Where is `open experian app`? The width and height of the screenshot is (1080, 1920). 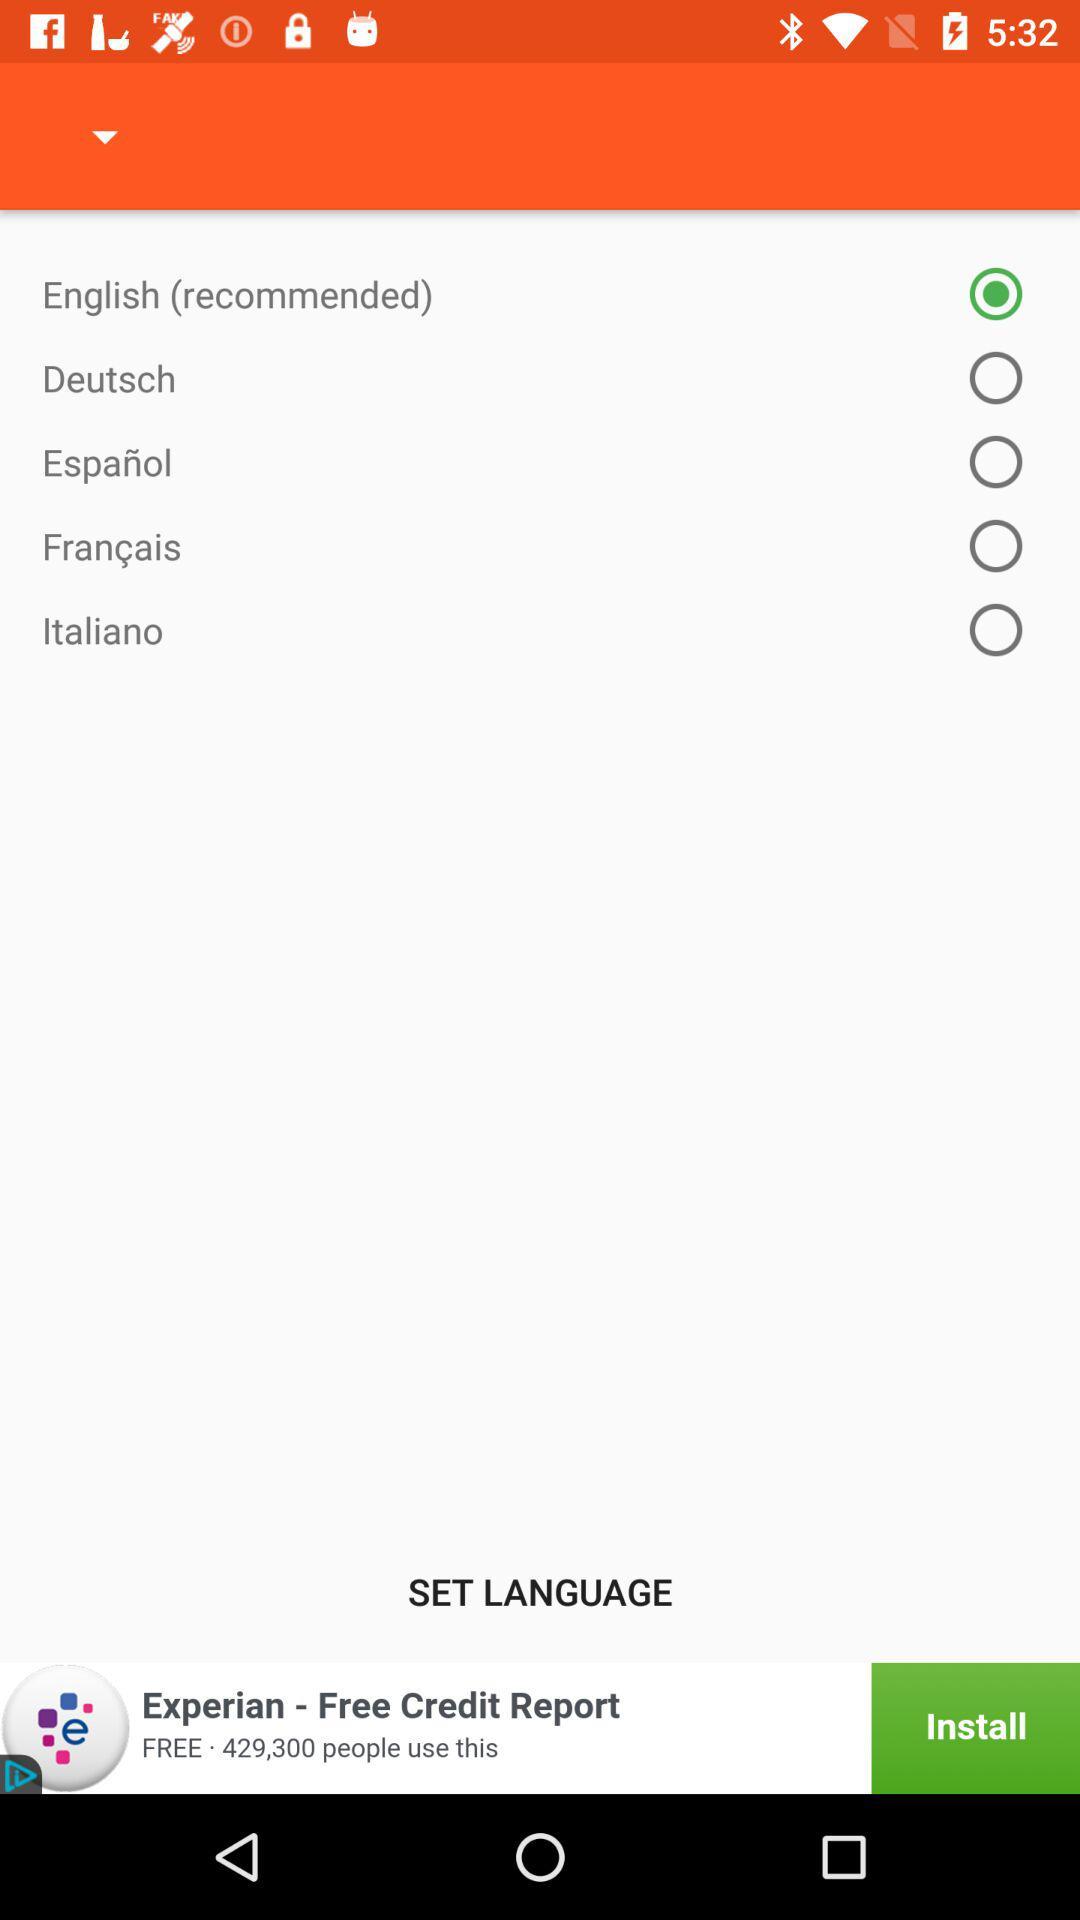
open experian app is located at coordinates (540, 1727).